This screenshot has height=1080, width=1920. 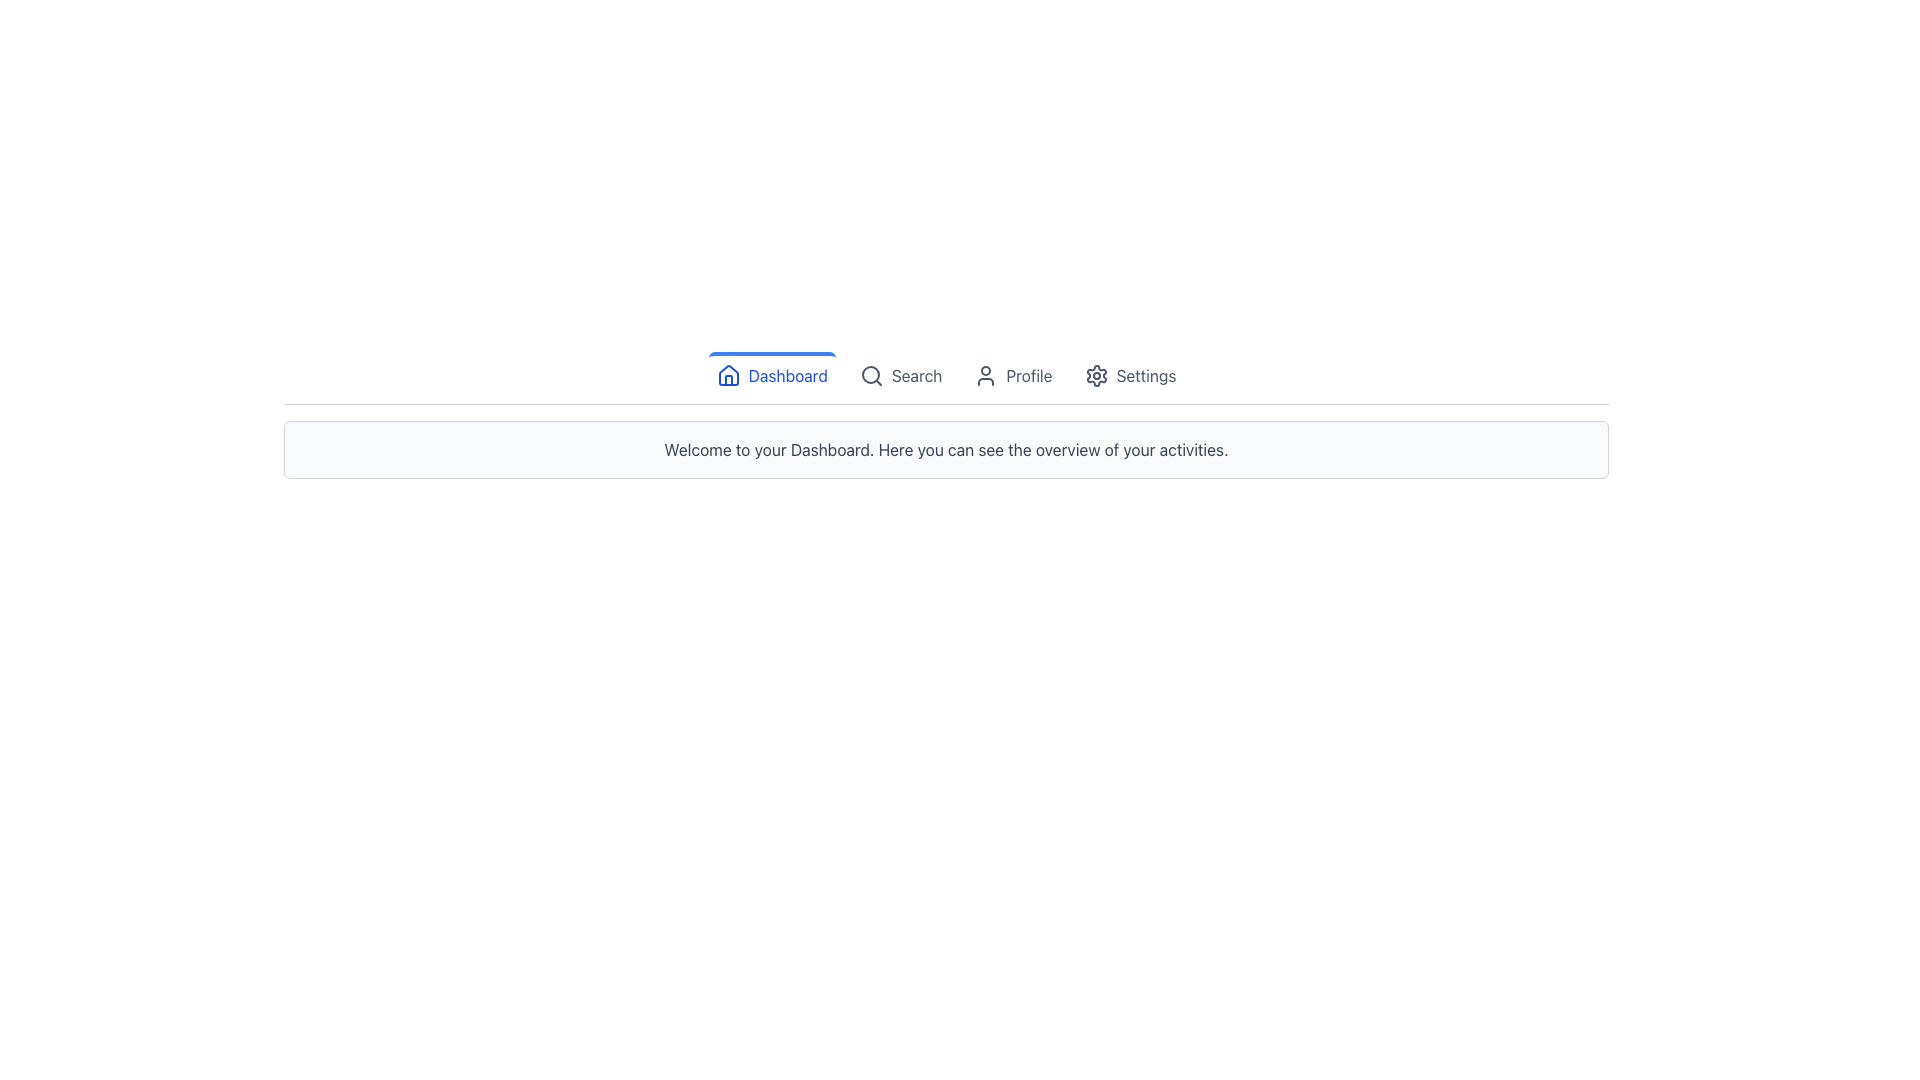 I want to click on the magnifying glass icon in the navigation menu, so click(x=871, y=375).